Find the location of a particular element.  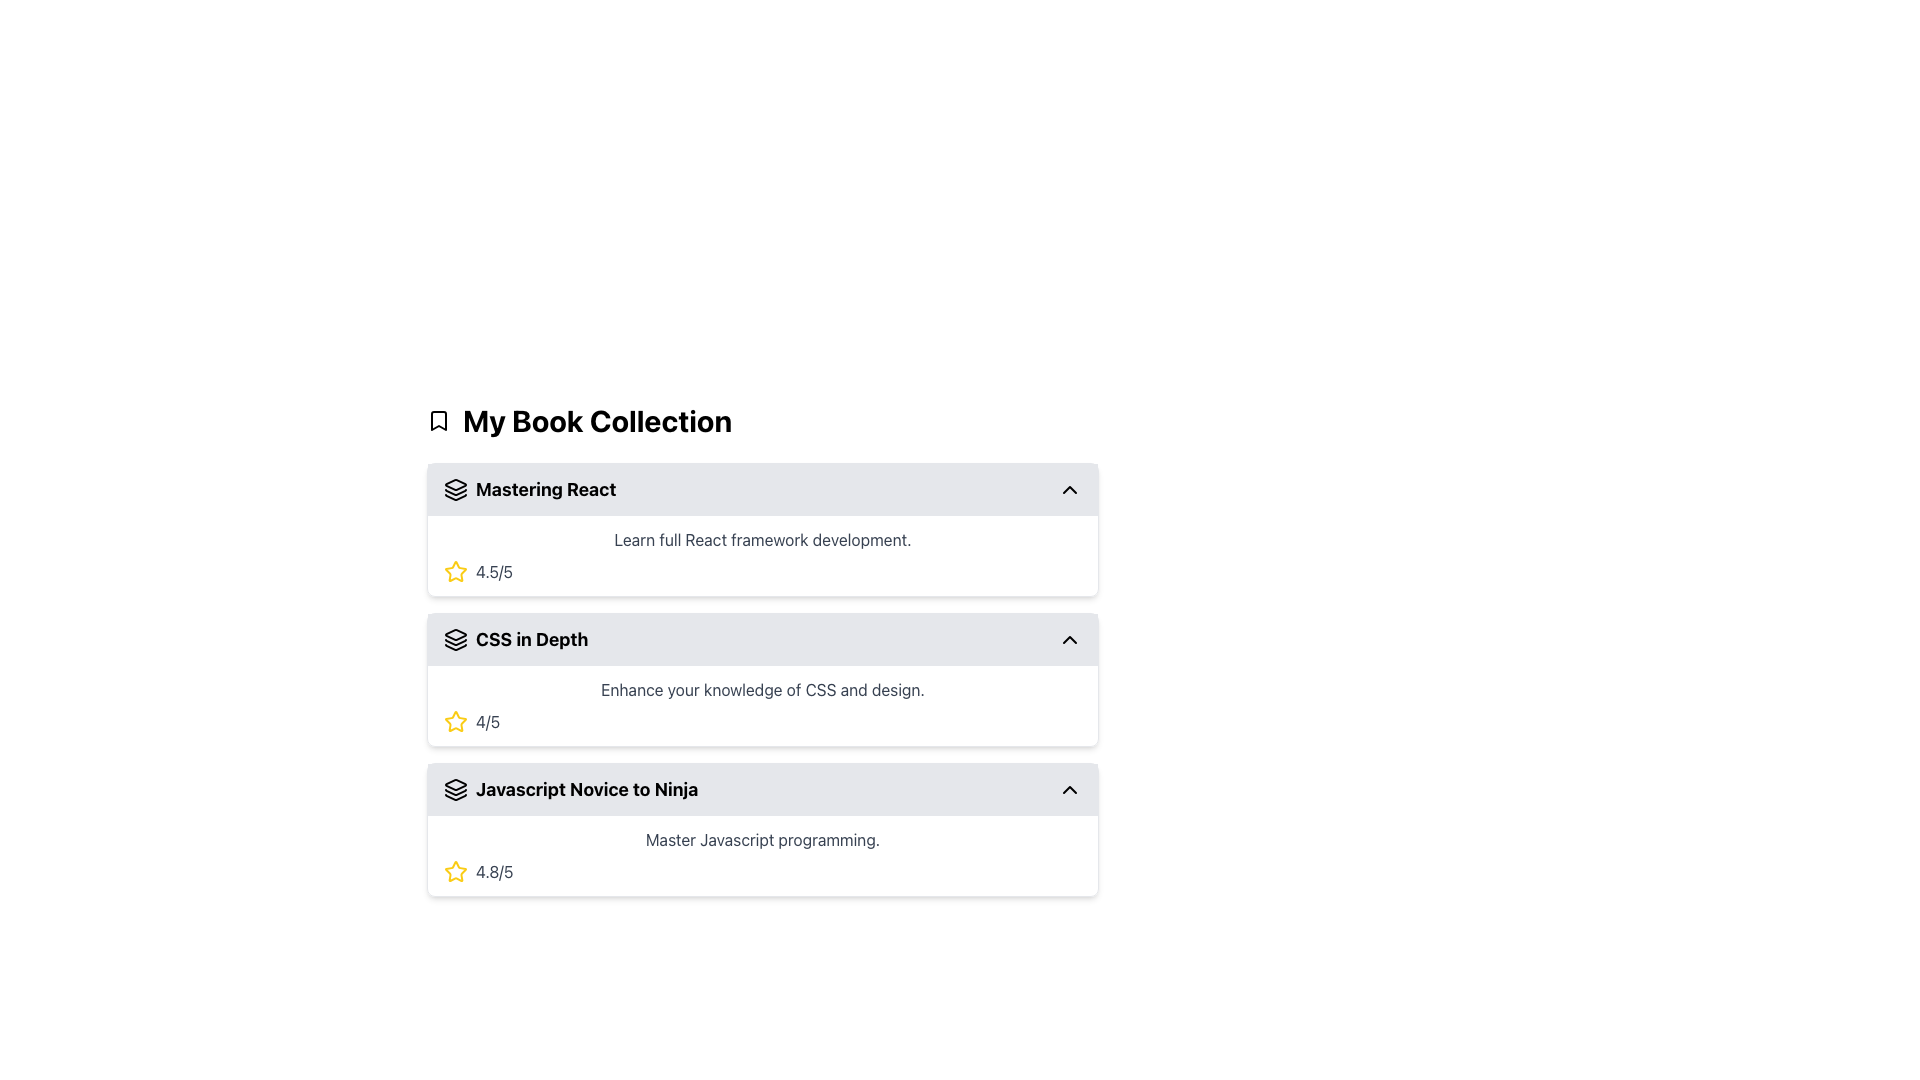

the text label that displays the title of the book, located at the center of the third entry in a vertical list of book titles, aligned to the left of an icon representing layers is located at coordinates (586, 789).